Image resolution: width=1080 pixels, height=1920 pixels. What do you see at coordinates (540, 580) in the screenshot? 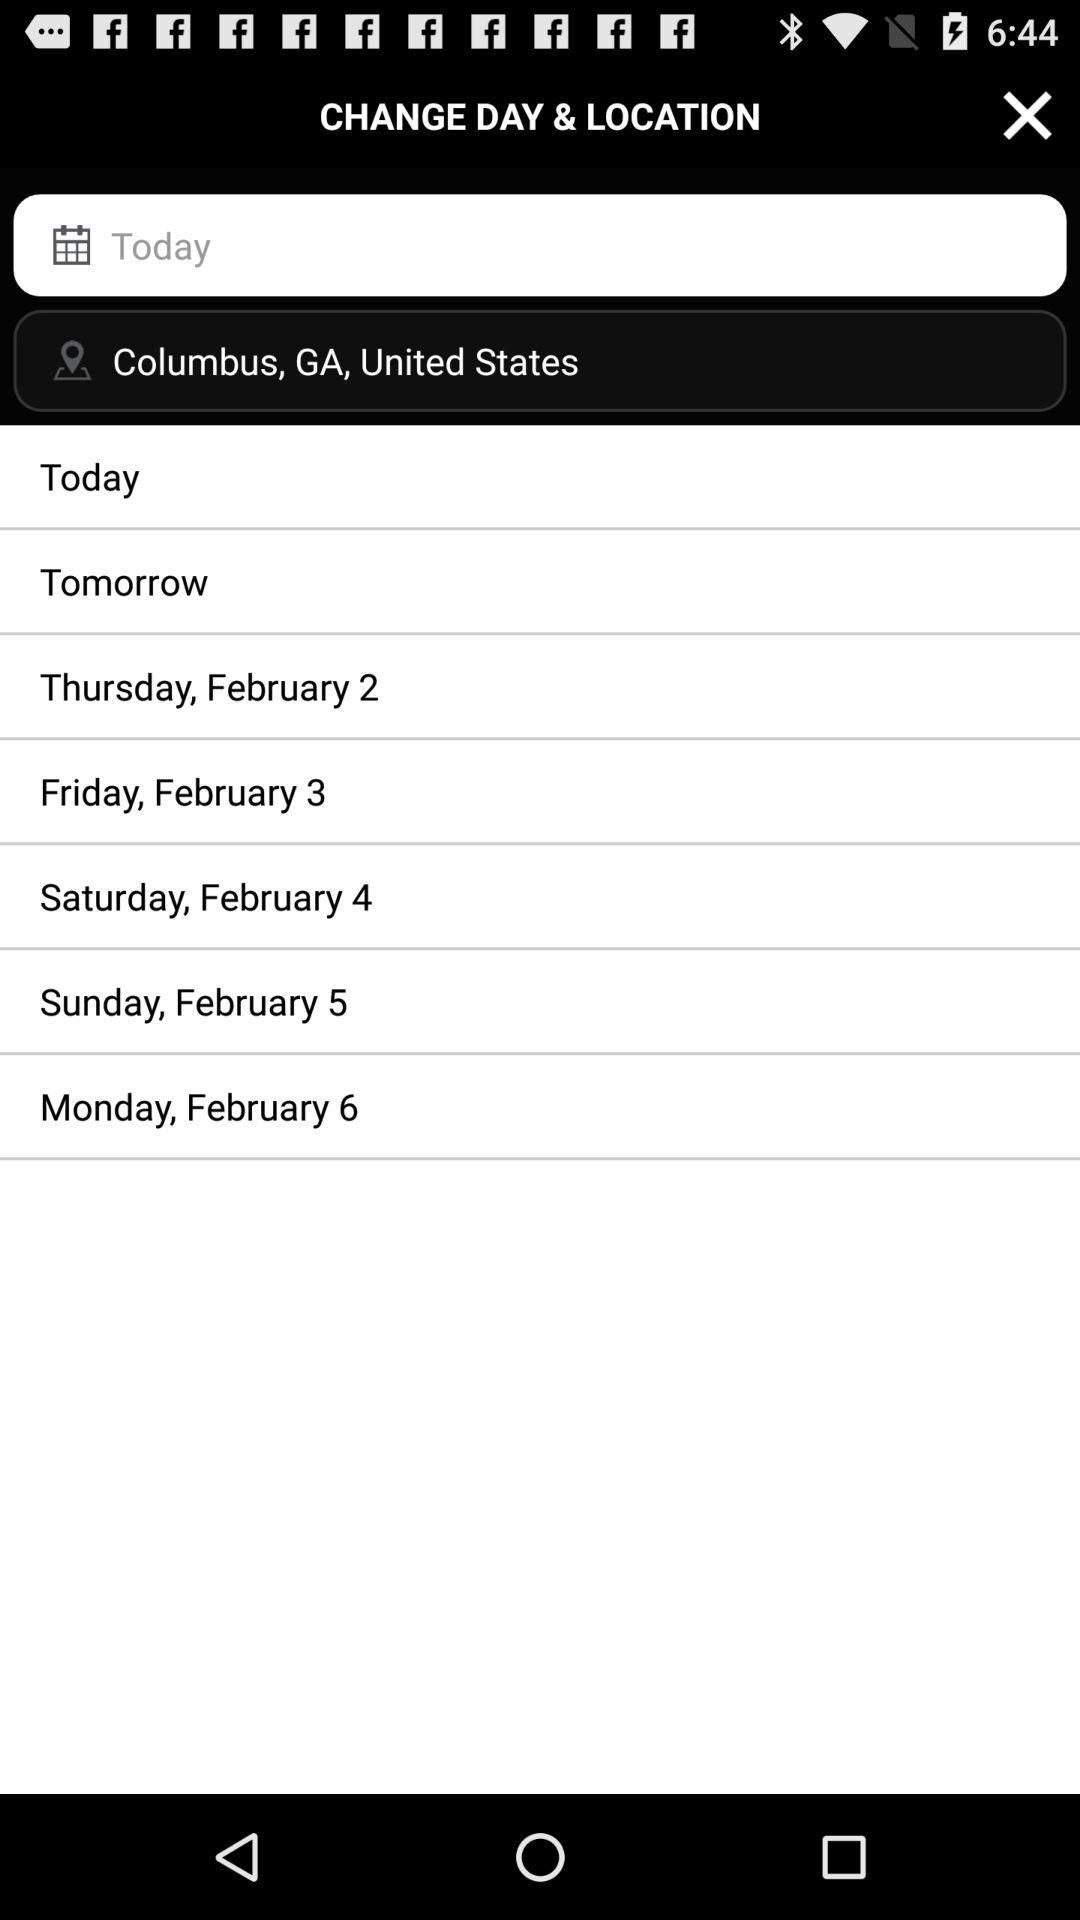
I see `the icon above the thursday, february 2` at bounding box center [540, 580].